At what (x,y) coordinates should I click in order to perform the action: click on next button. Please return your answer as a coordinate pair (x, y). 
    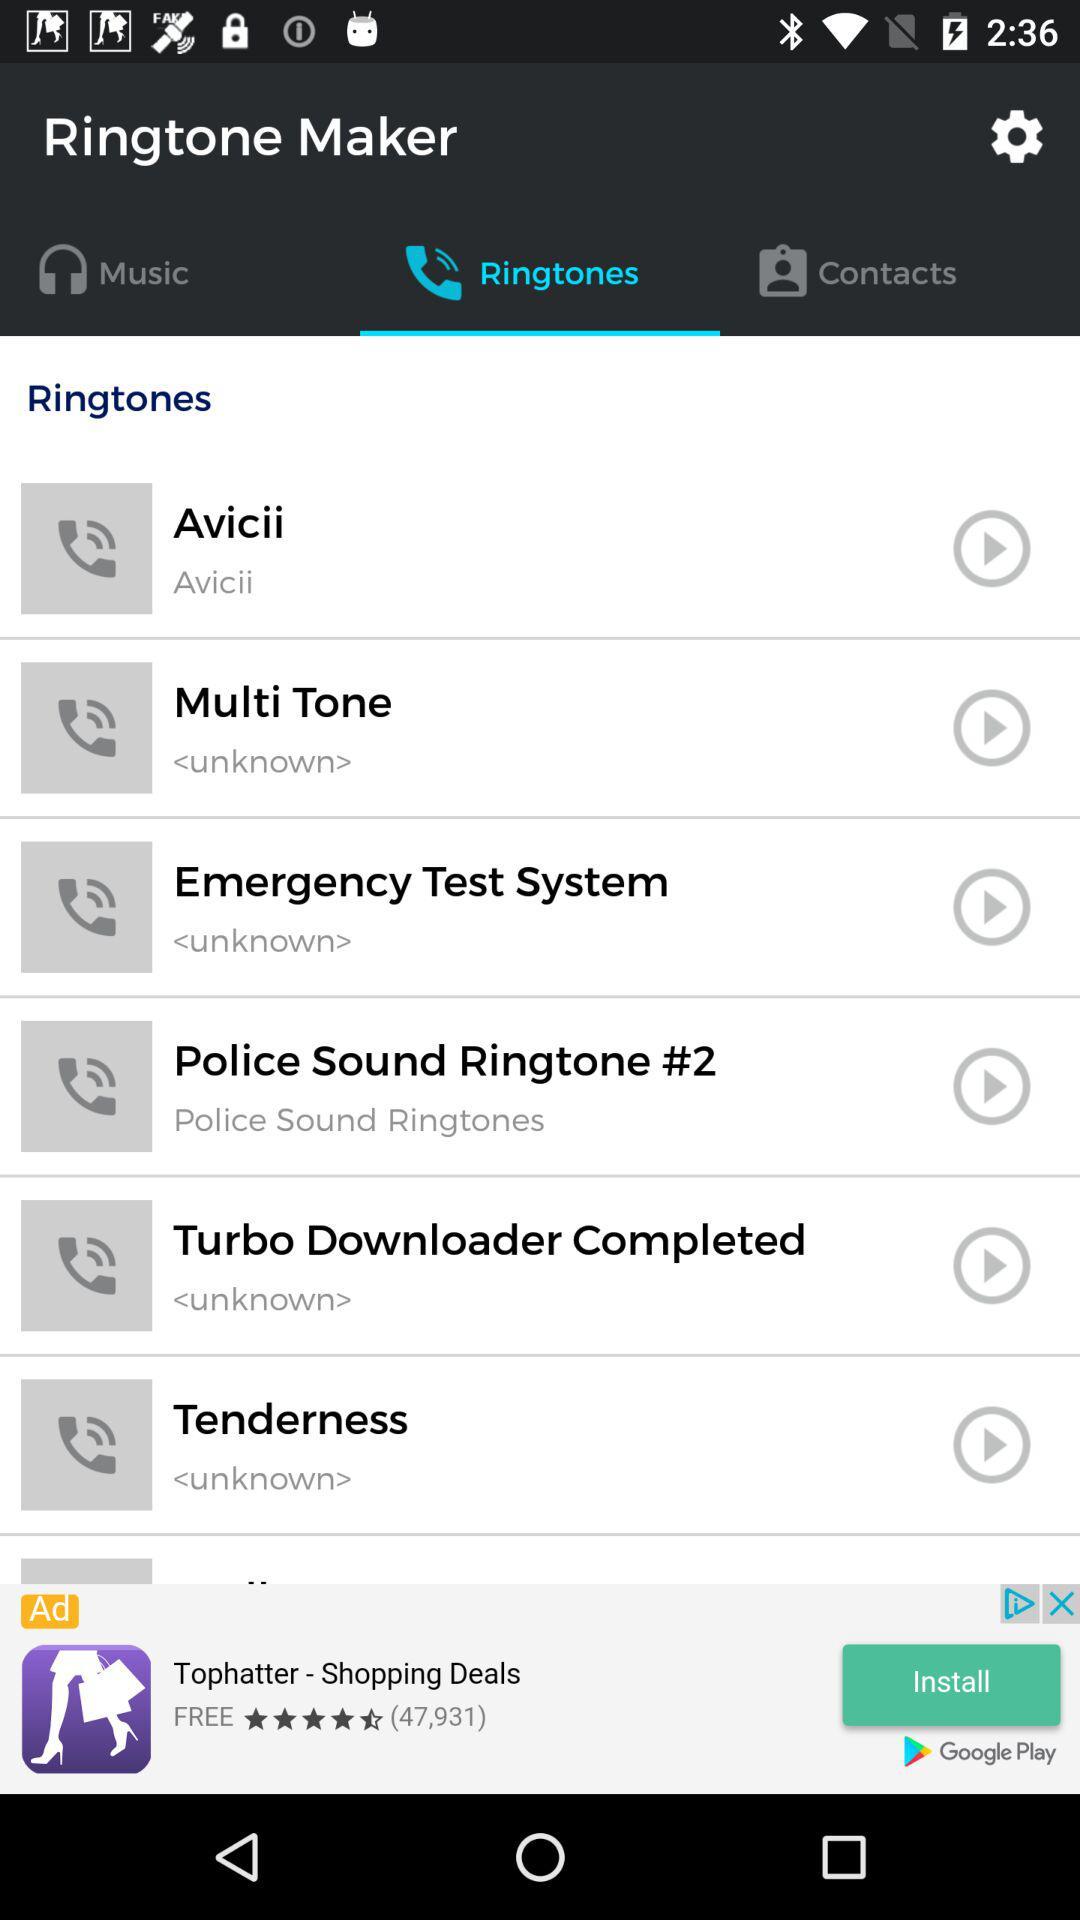
    Looking at the image, I should click on (991, 548).